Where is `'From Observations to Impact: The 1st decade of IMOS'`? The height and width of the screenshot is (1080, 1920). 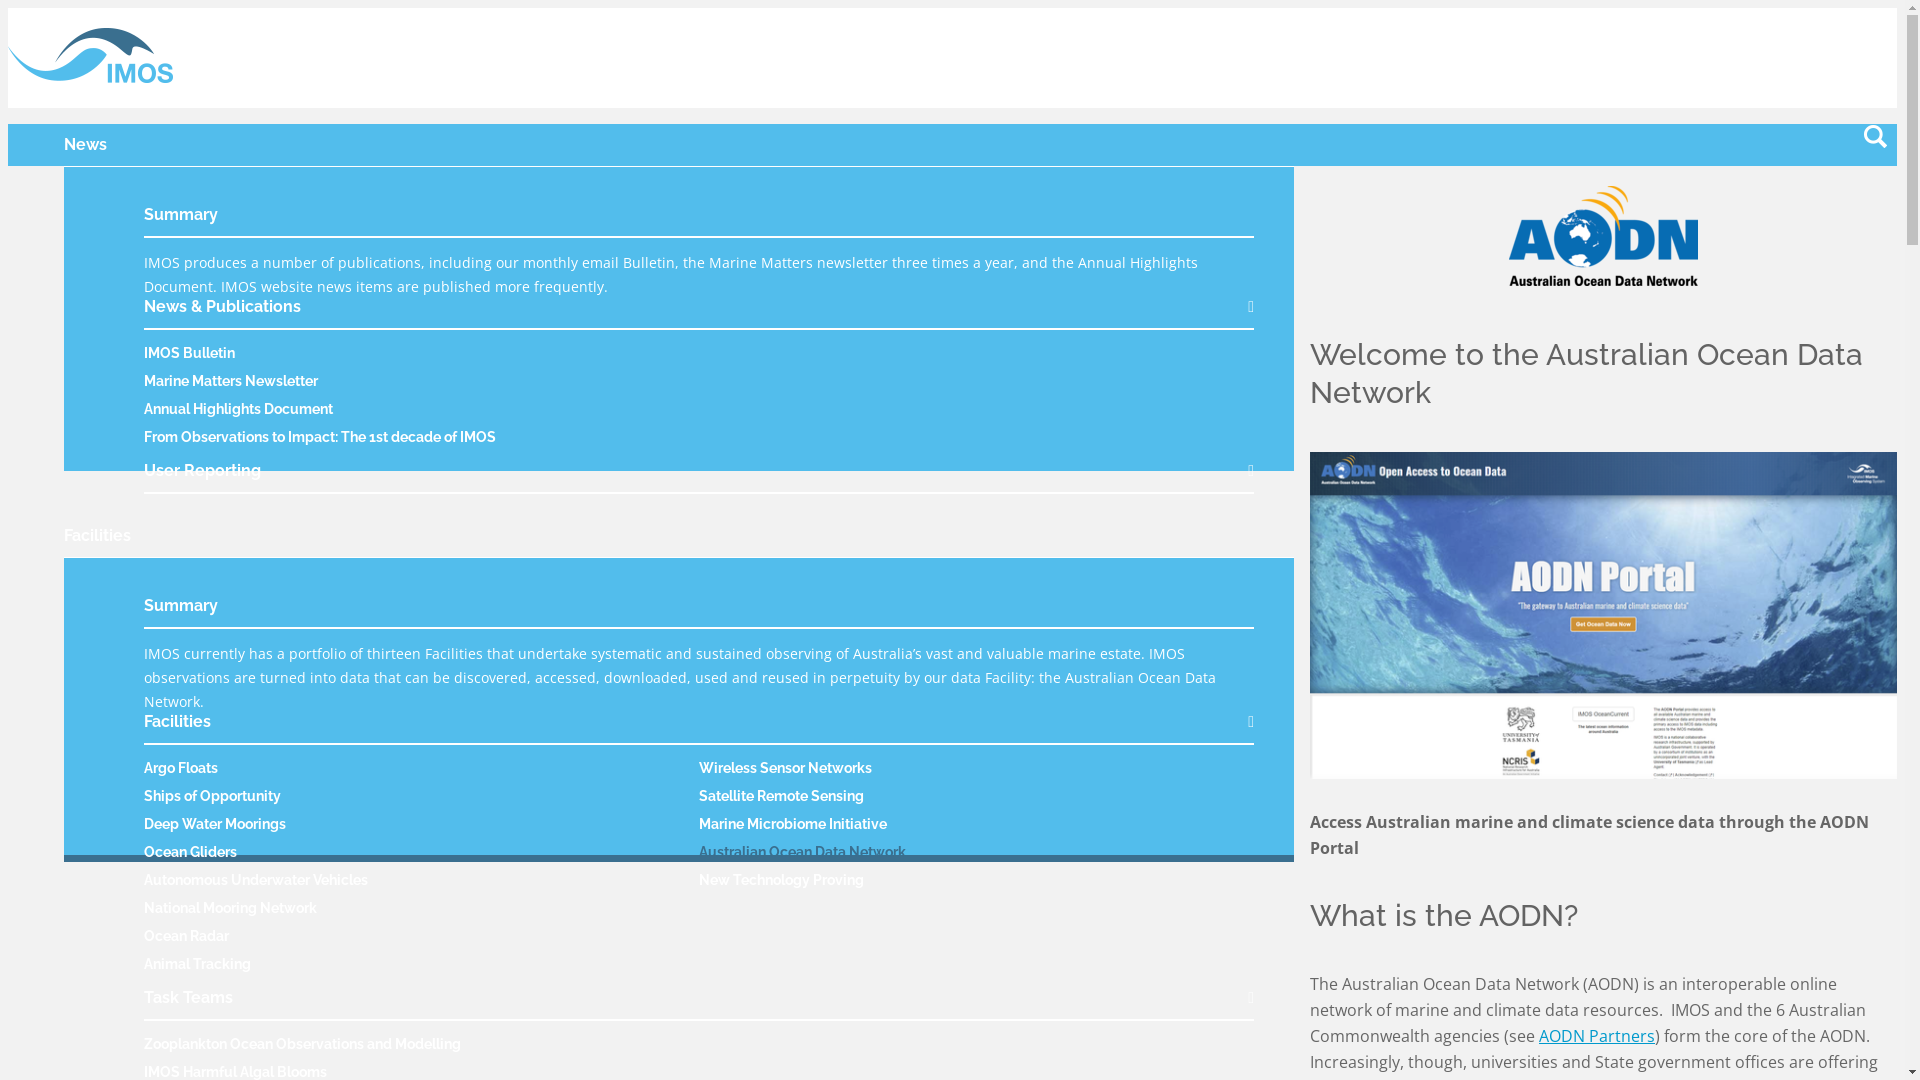 'From Observations to Impact: The 1st decade of IMOS' is located at coordinates (320, 435).